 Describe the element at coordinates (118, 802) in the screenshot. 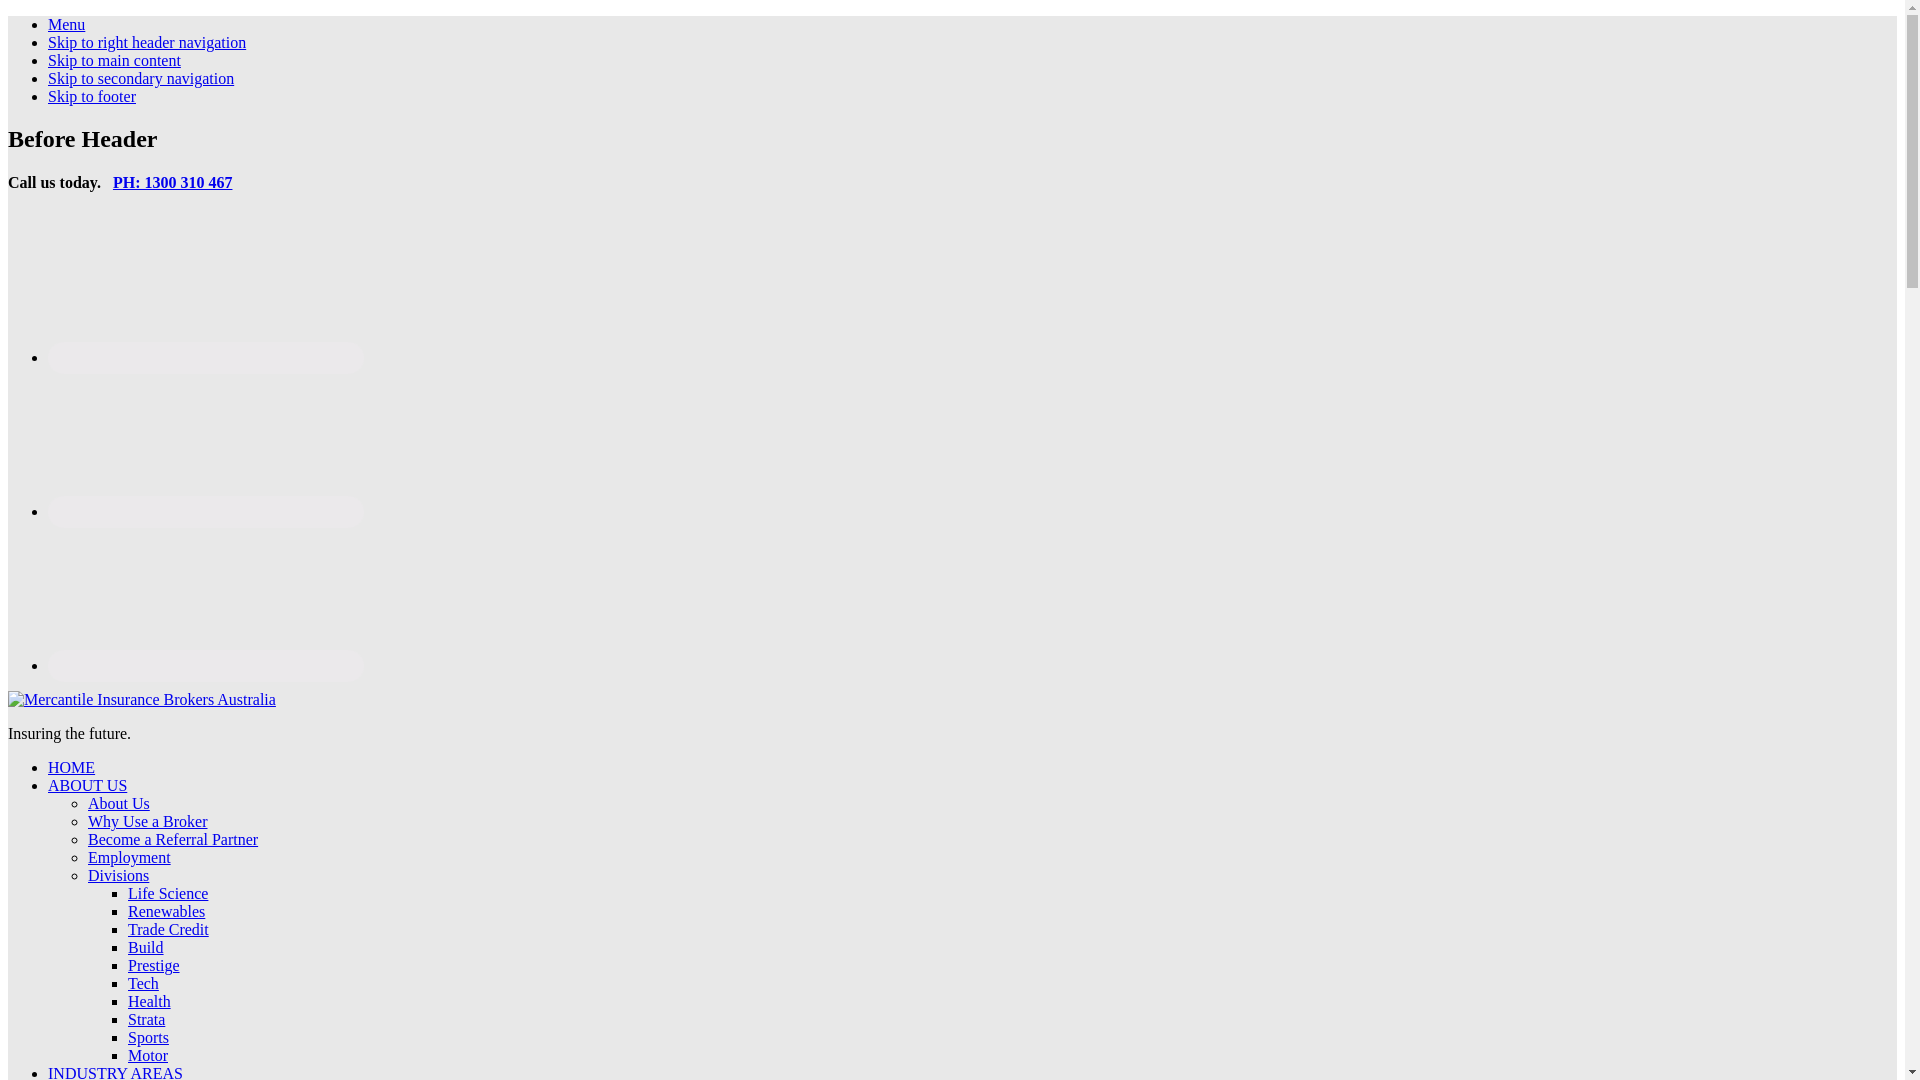

I see `'About Us'` at that location.